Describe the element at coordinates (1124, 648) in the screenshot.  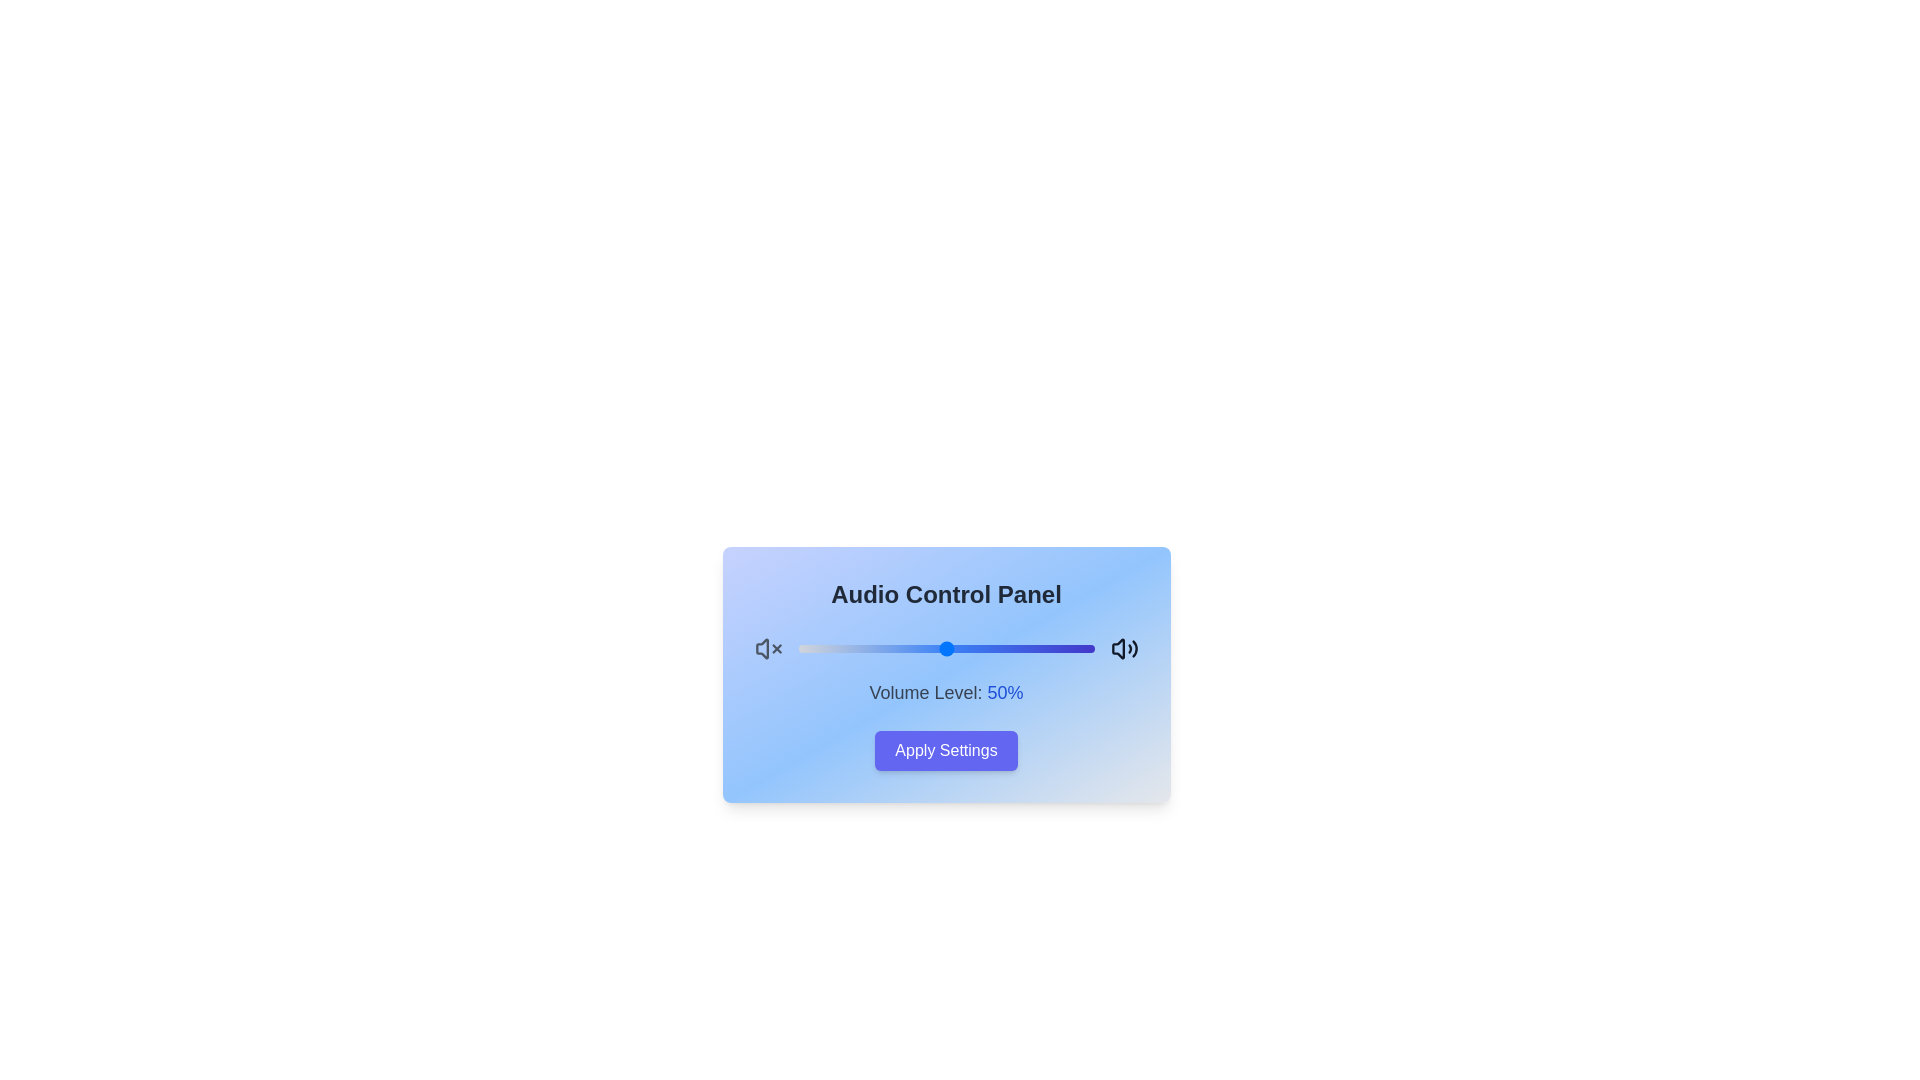
I see `the unmute volume icon to toggle the audio state` at that location.